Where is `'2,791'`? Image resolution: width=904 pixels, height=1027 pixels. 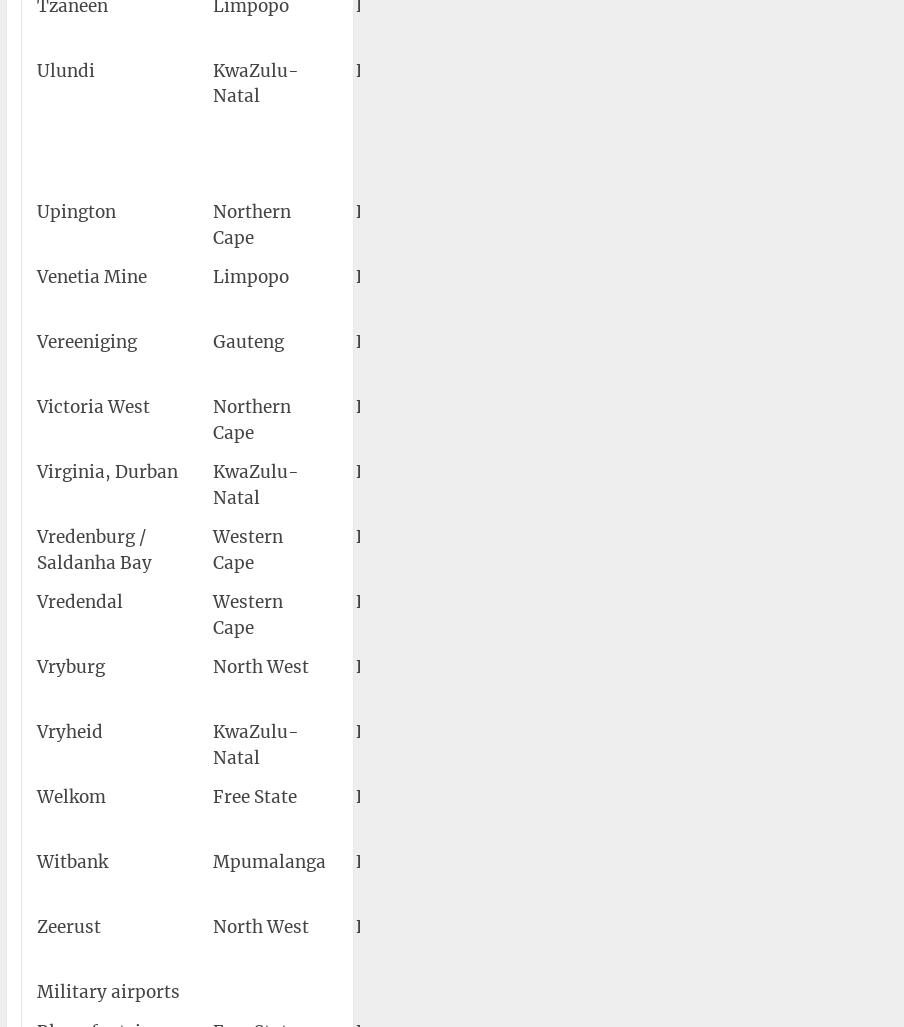
'2,791' is located at coordinates (859, 210).